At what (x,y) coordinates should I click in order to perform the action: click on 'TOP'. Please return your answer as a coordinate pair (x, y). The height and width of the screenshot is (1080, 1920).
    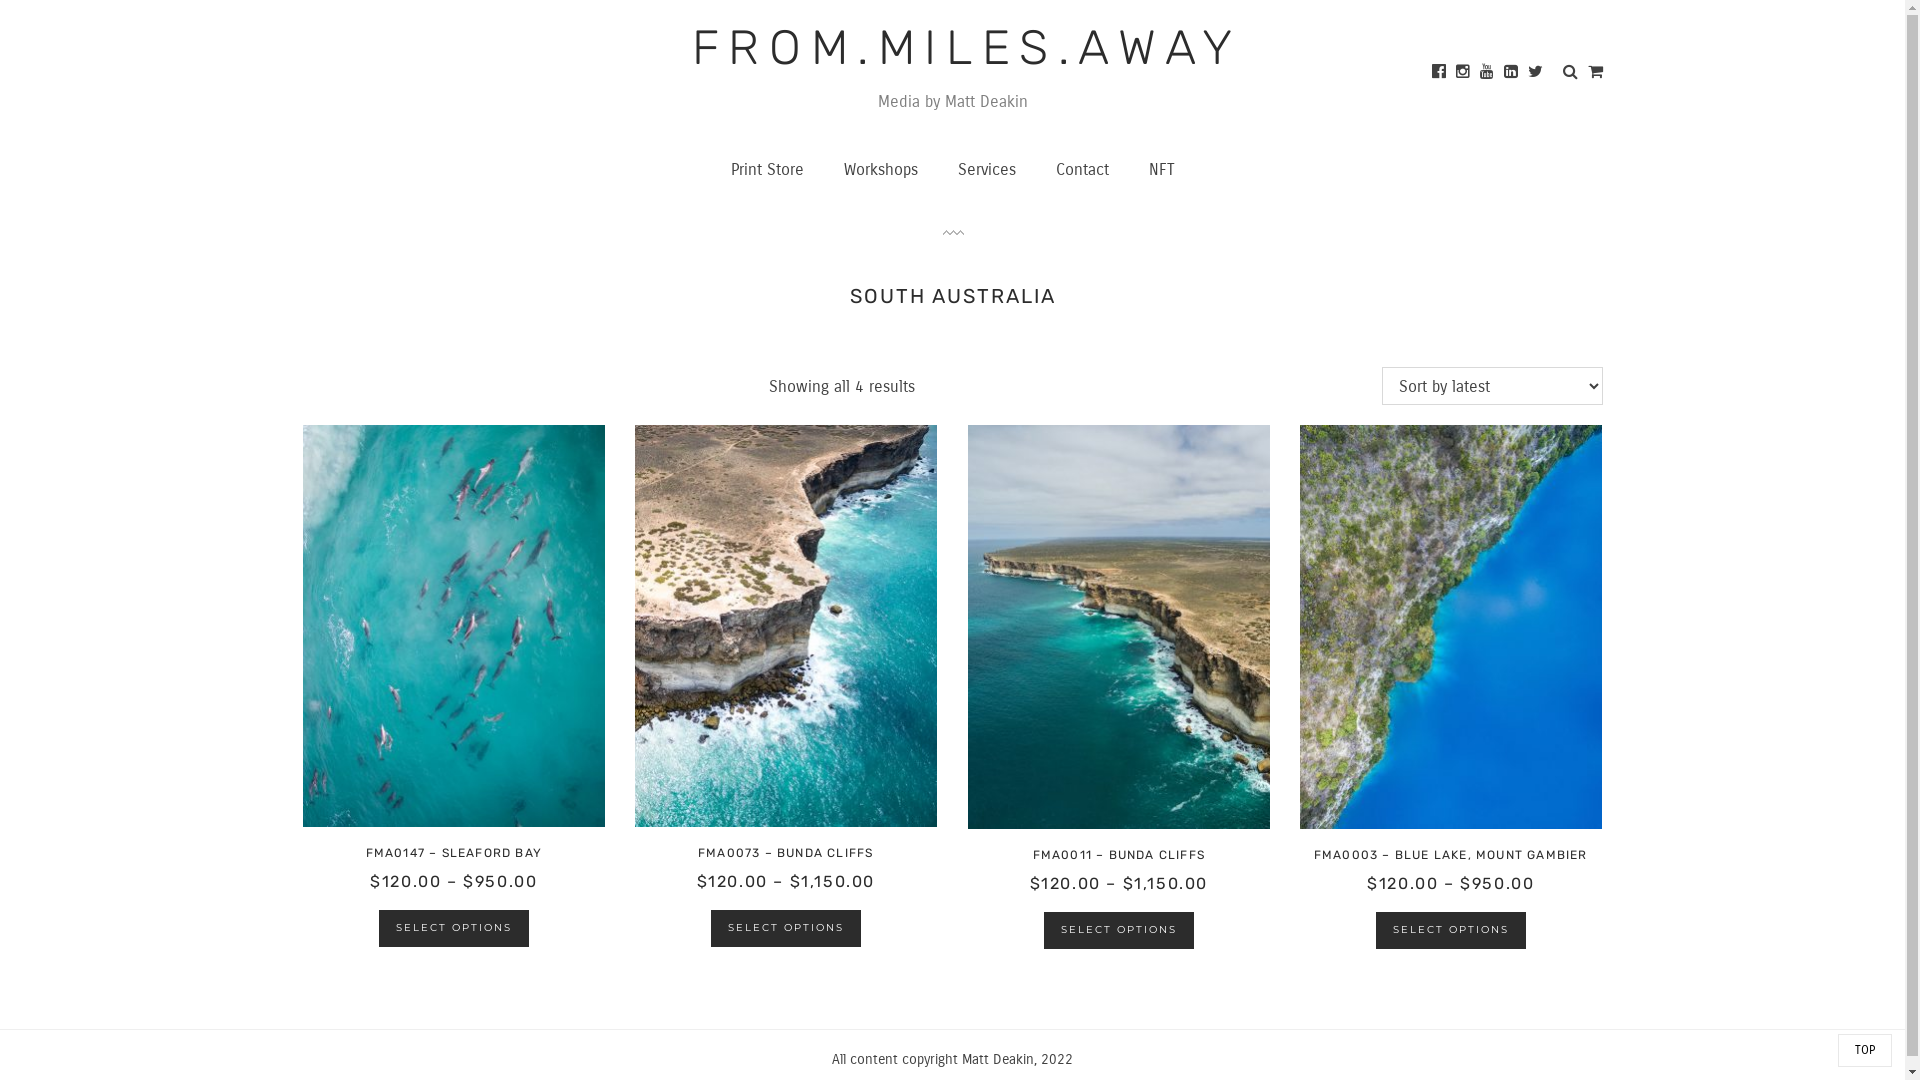
    Looking at the image, I should click on (1864, 1049).